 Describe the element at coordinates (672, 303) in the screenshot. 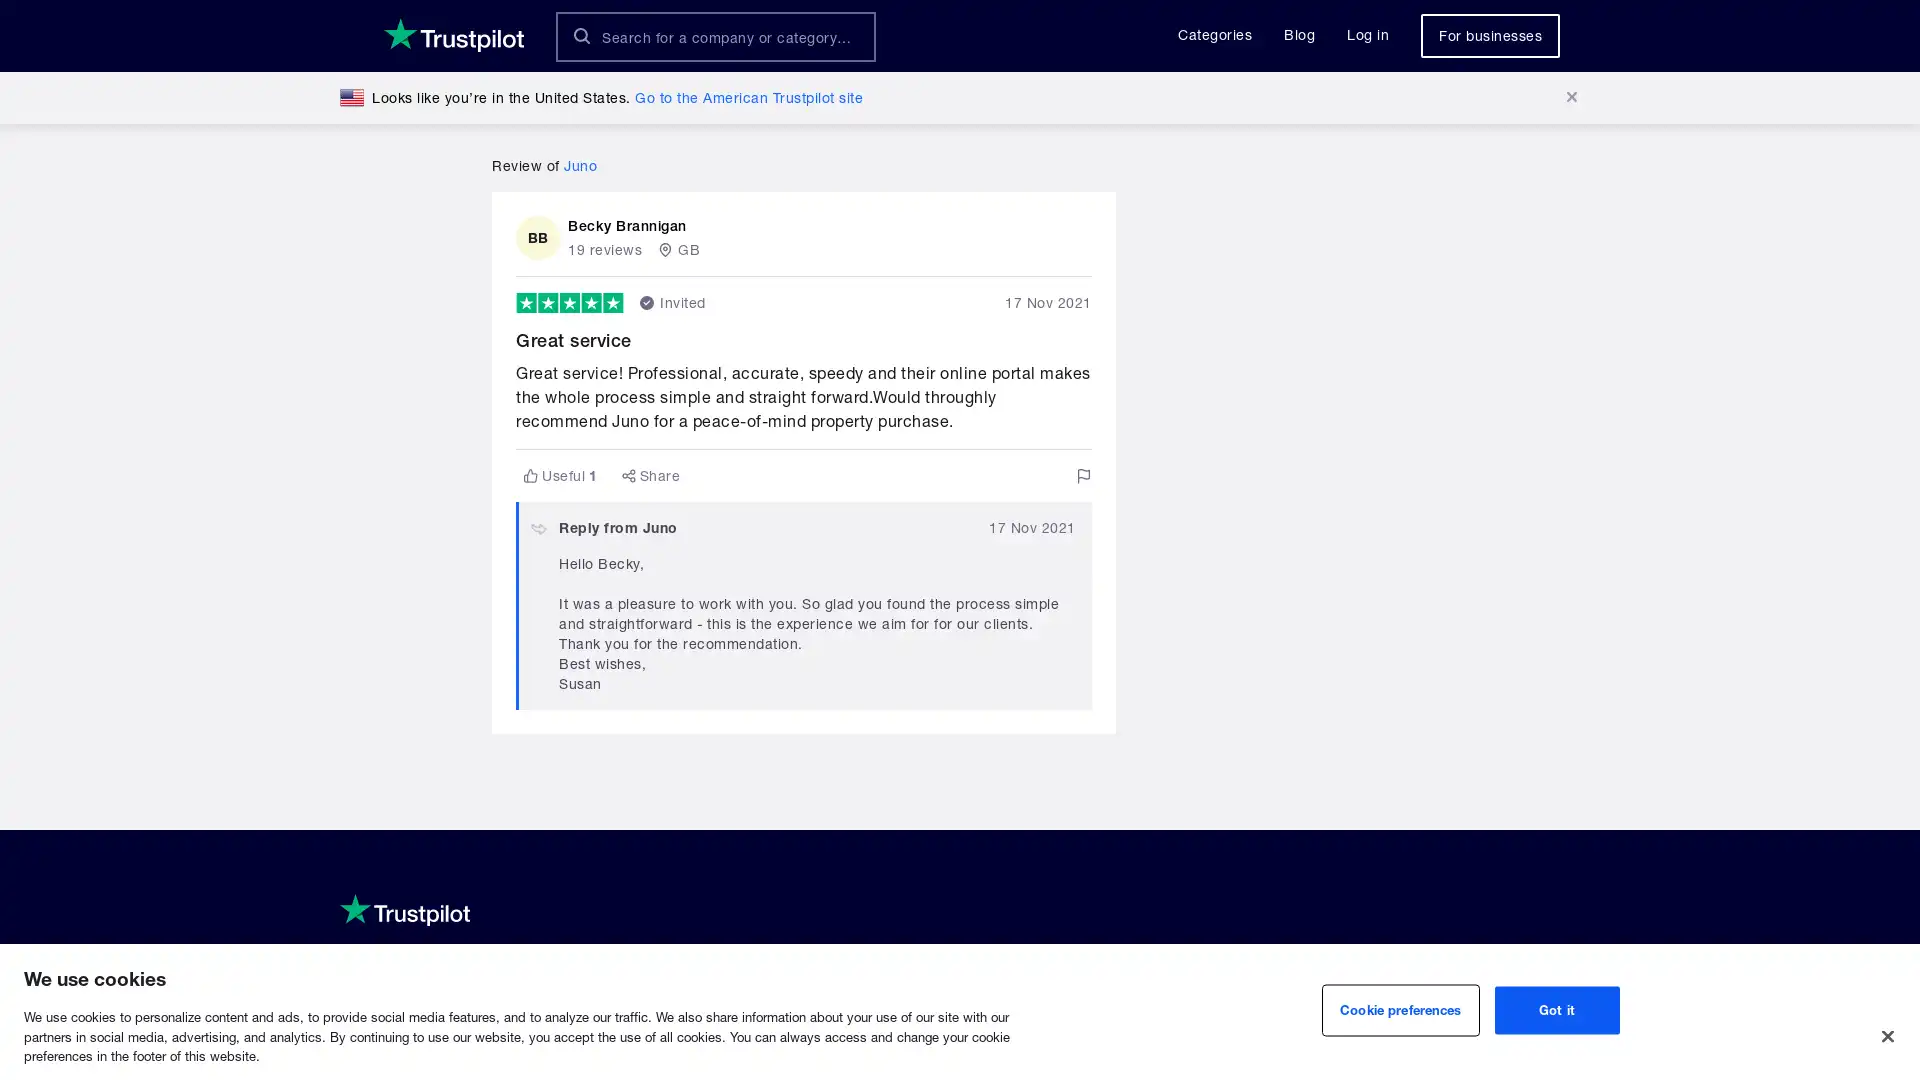

I see `Invited` at that location.